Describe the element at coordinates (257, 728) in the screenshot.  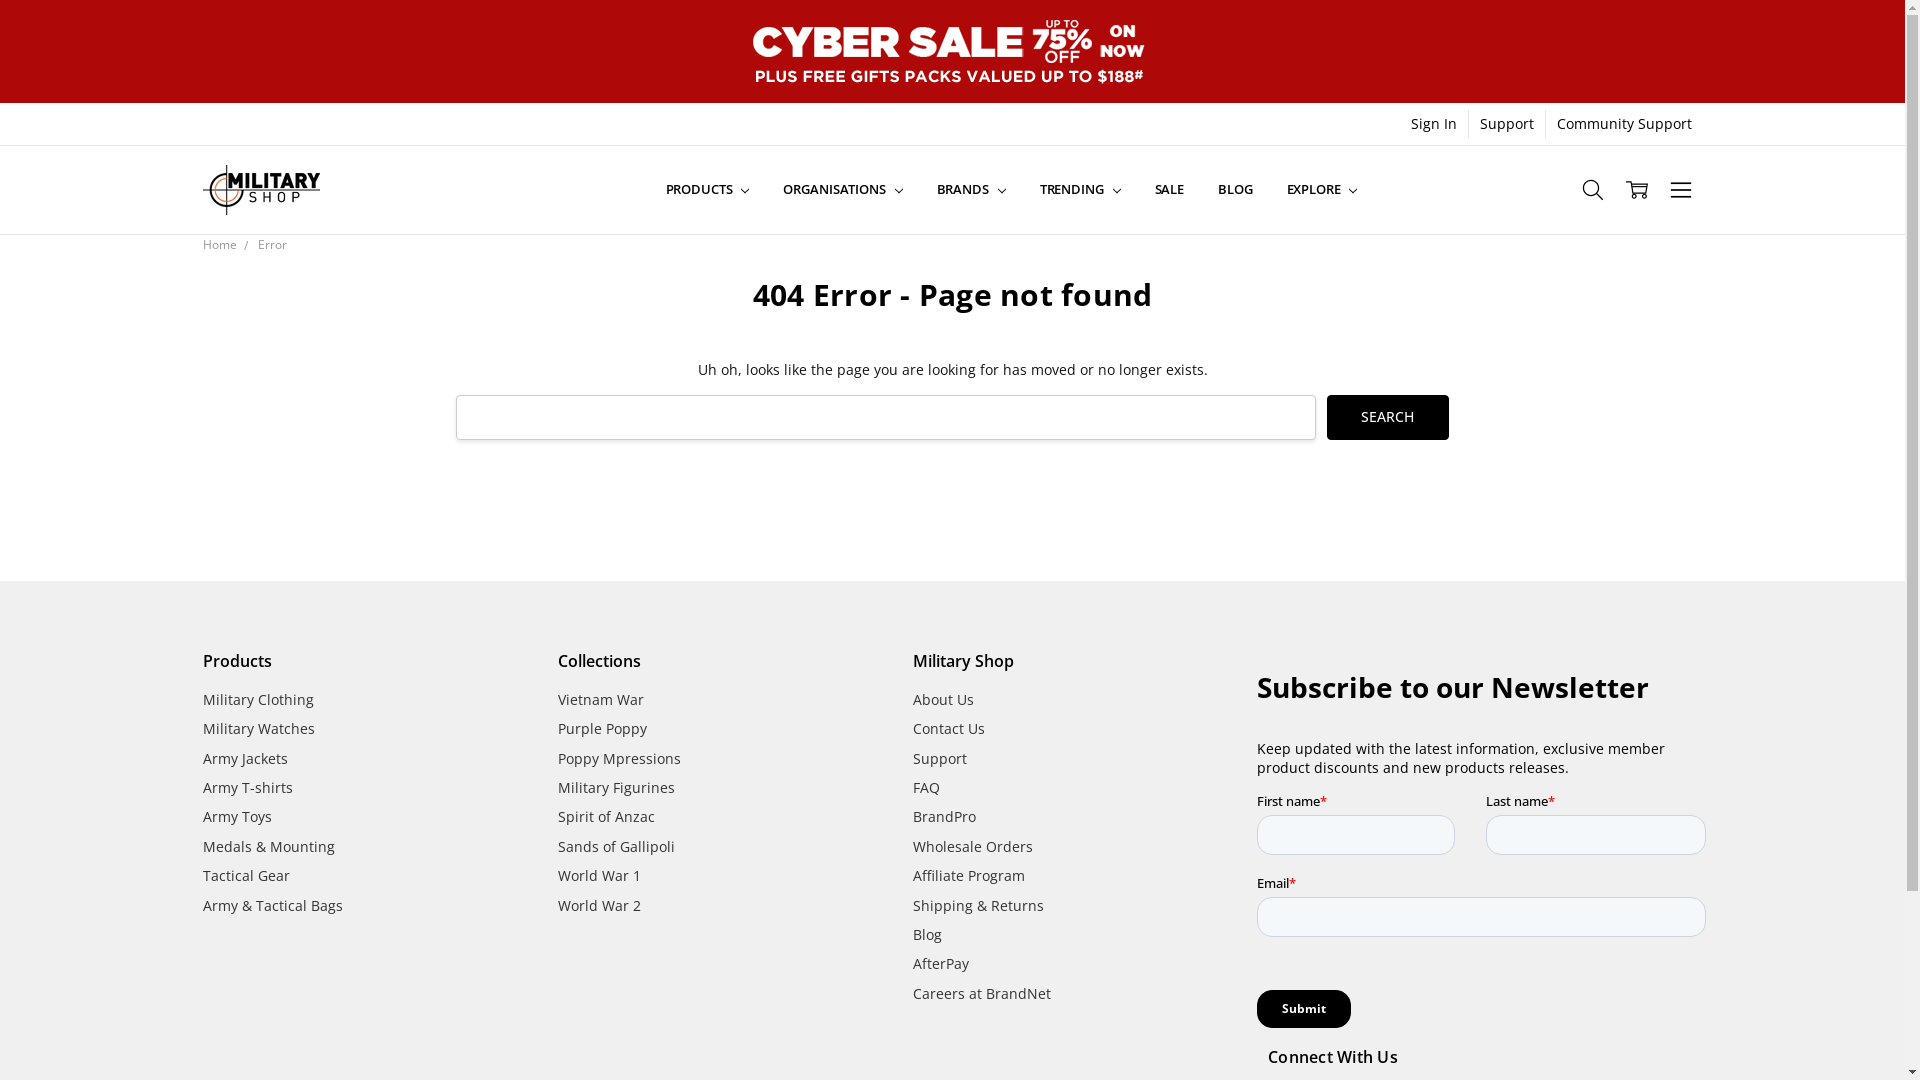
I see `'Military Watches'` at that location.